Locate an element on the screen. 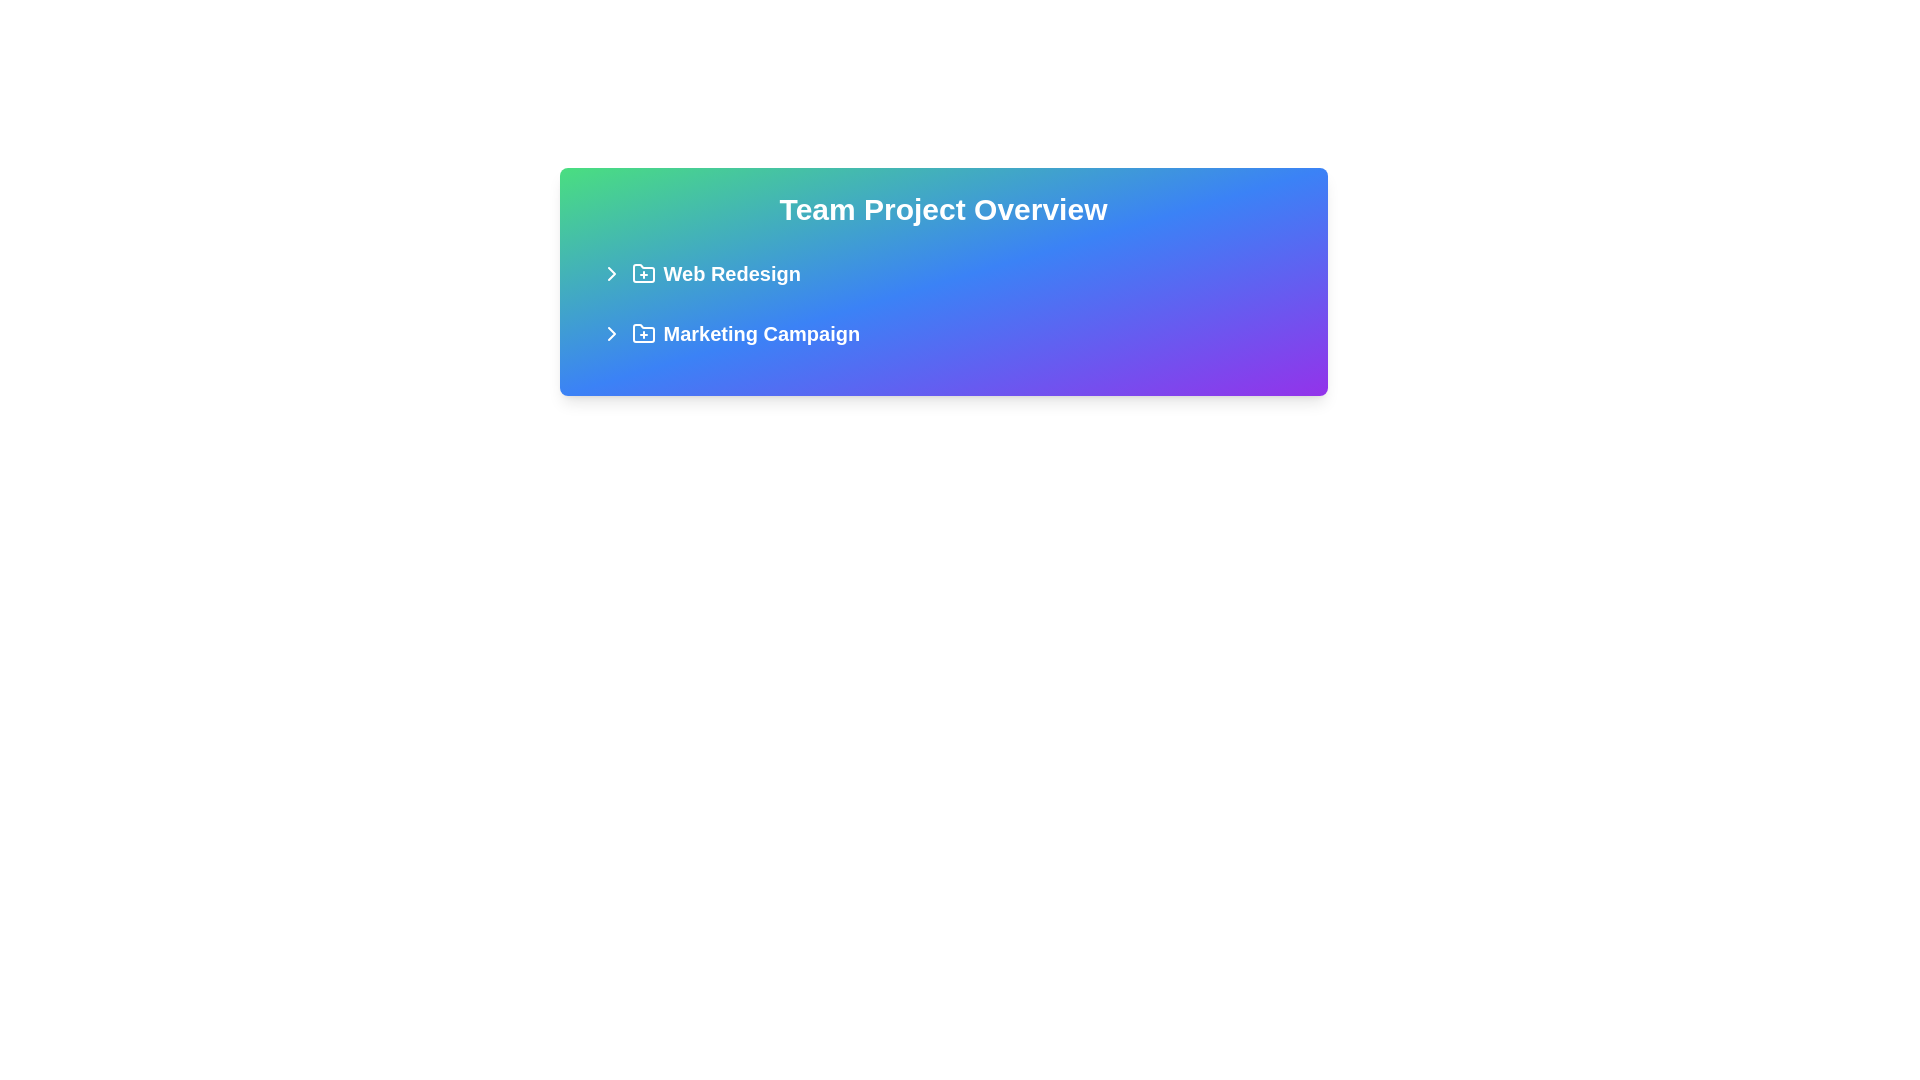 This screenshot has height=1080, width=1920. the project title Marketing Campaign to navigate or select it is located at coordinates (942, 333).